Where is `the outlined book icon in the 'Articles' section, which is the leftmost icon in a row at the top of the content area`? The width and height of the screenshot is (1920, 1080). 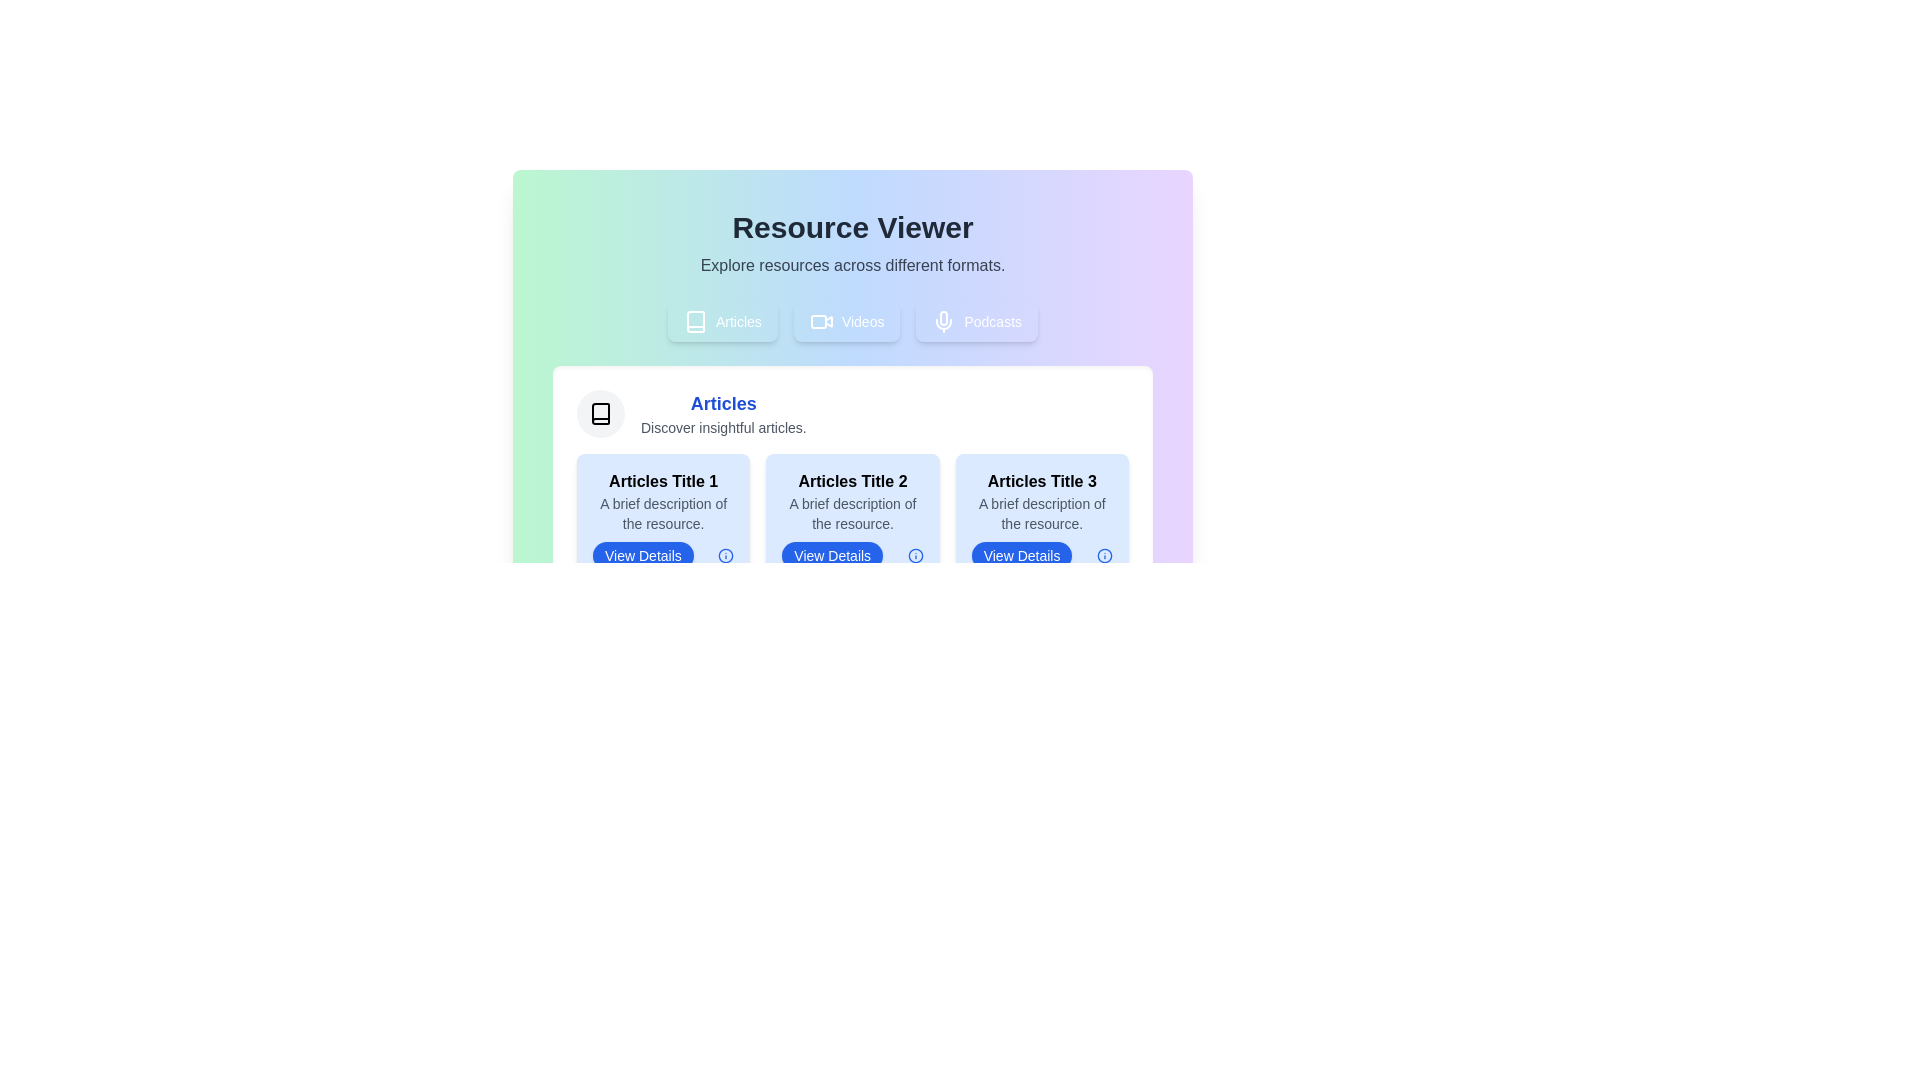 the outlined book icon in the 'Articles' section, which is the leftmost icon in a row at the top of the content area is located at coordinates (599, 412).